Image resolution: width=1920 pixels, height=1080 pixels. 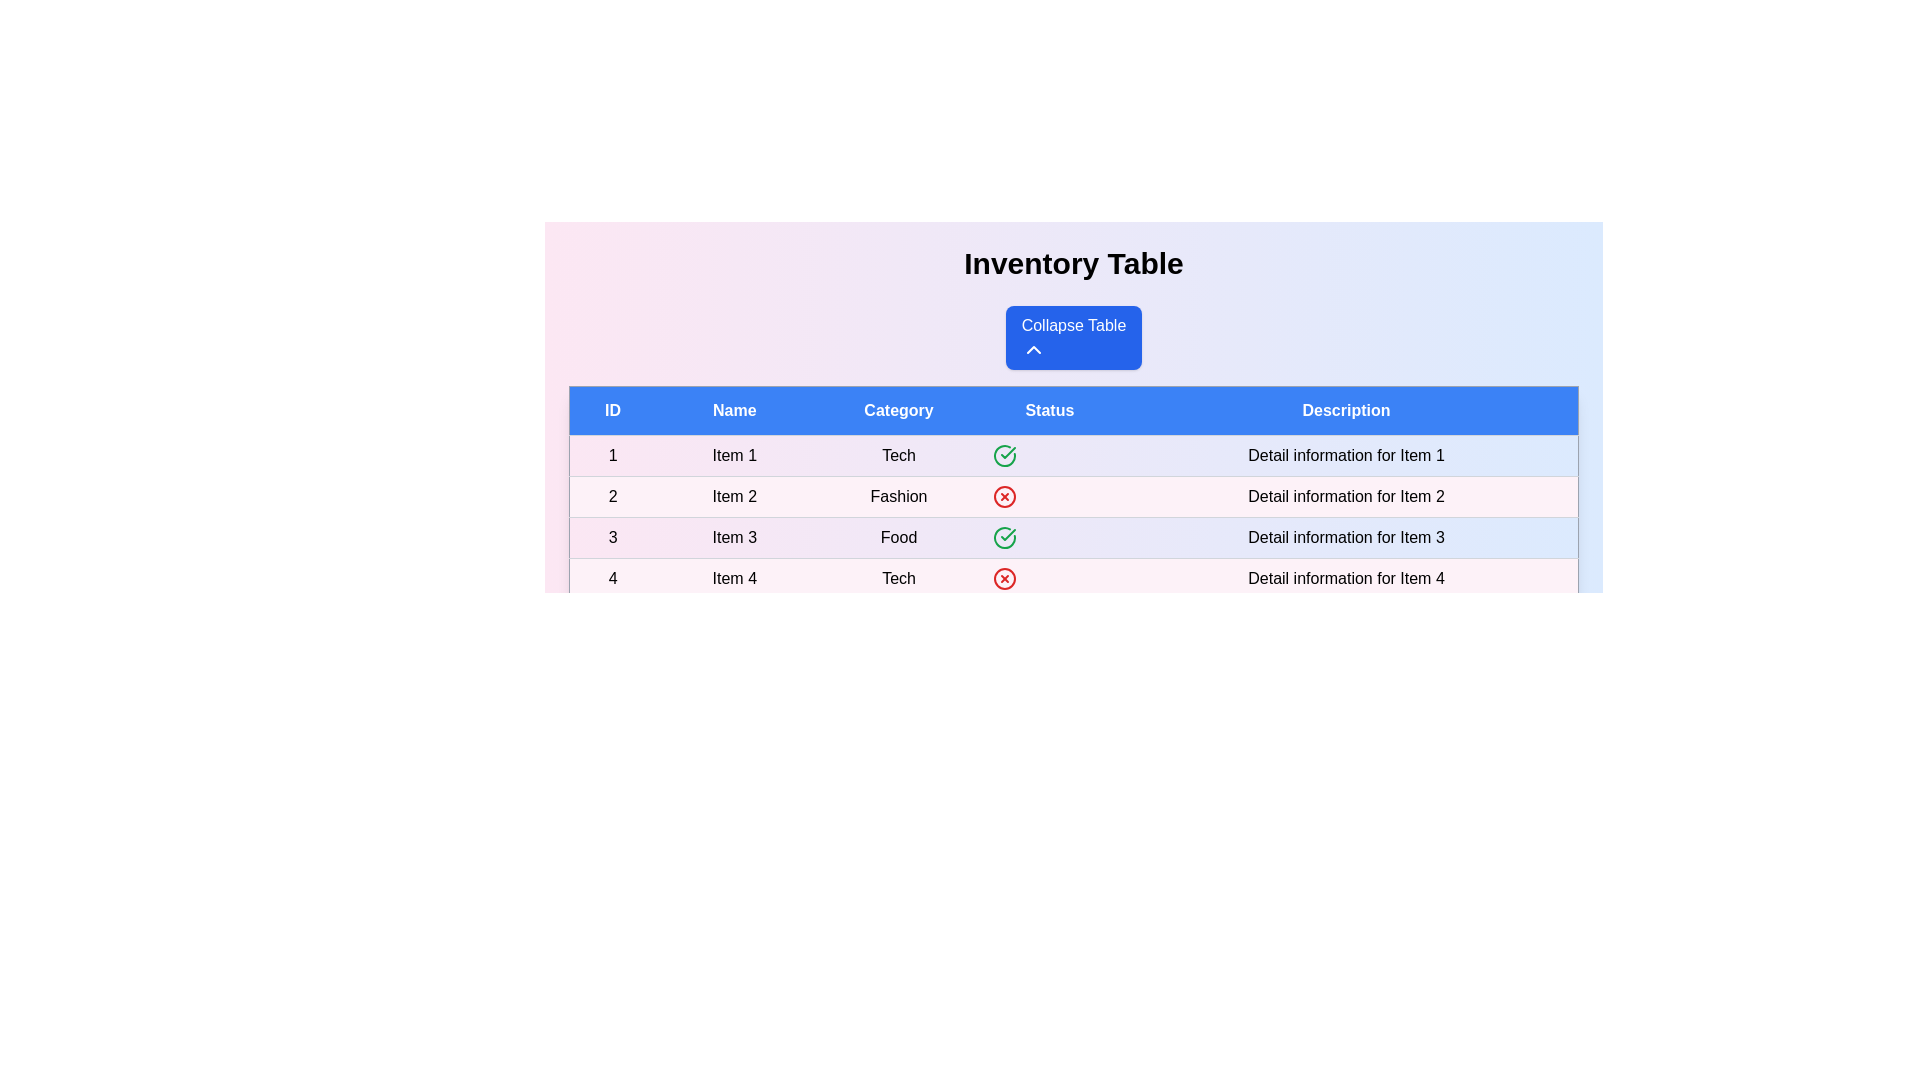 I want to click on the row with ID 3 to highlight it, so click(x=1073, y=536).